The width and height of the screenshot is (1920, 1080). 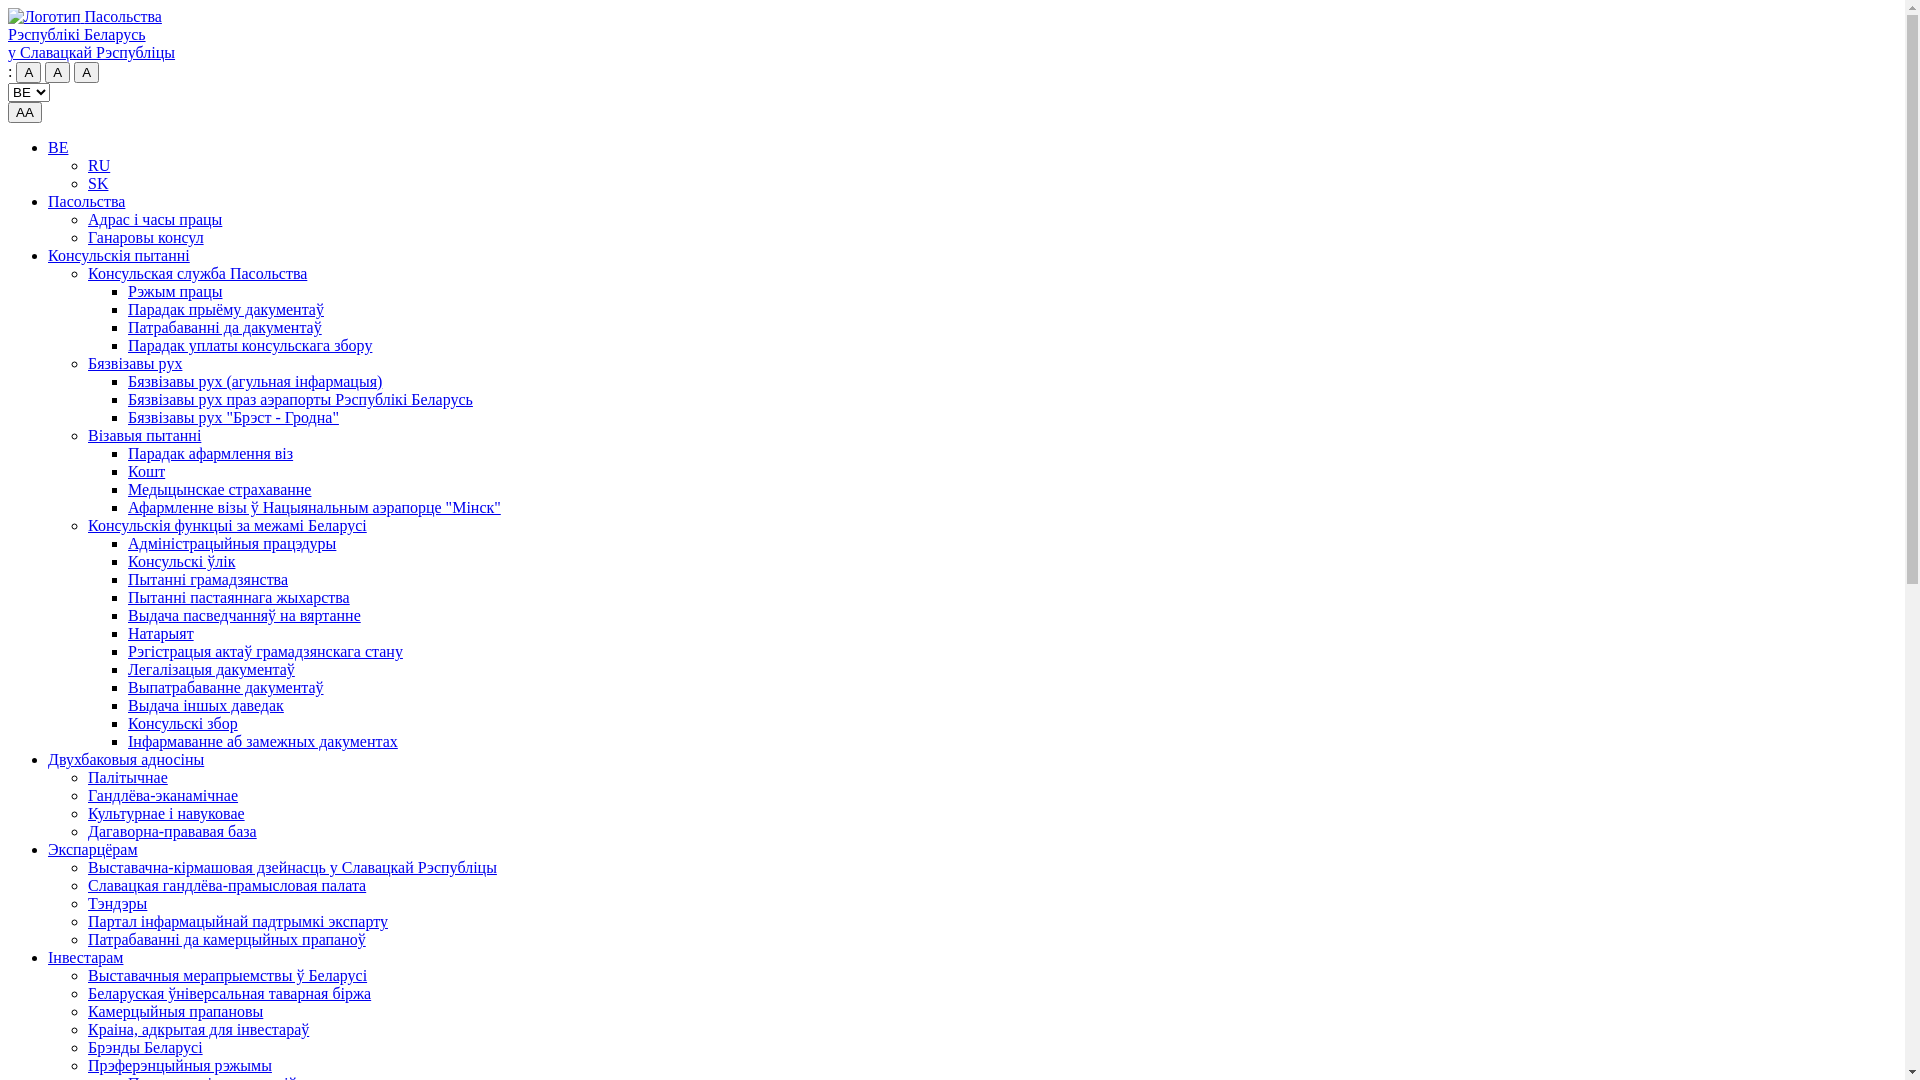 I want to click on 'BE', so click(x=57, y=146).